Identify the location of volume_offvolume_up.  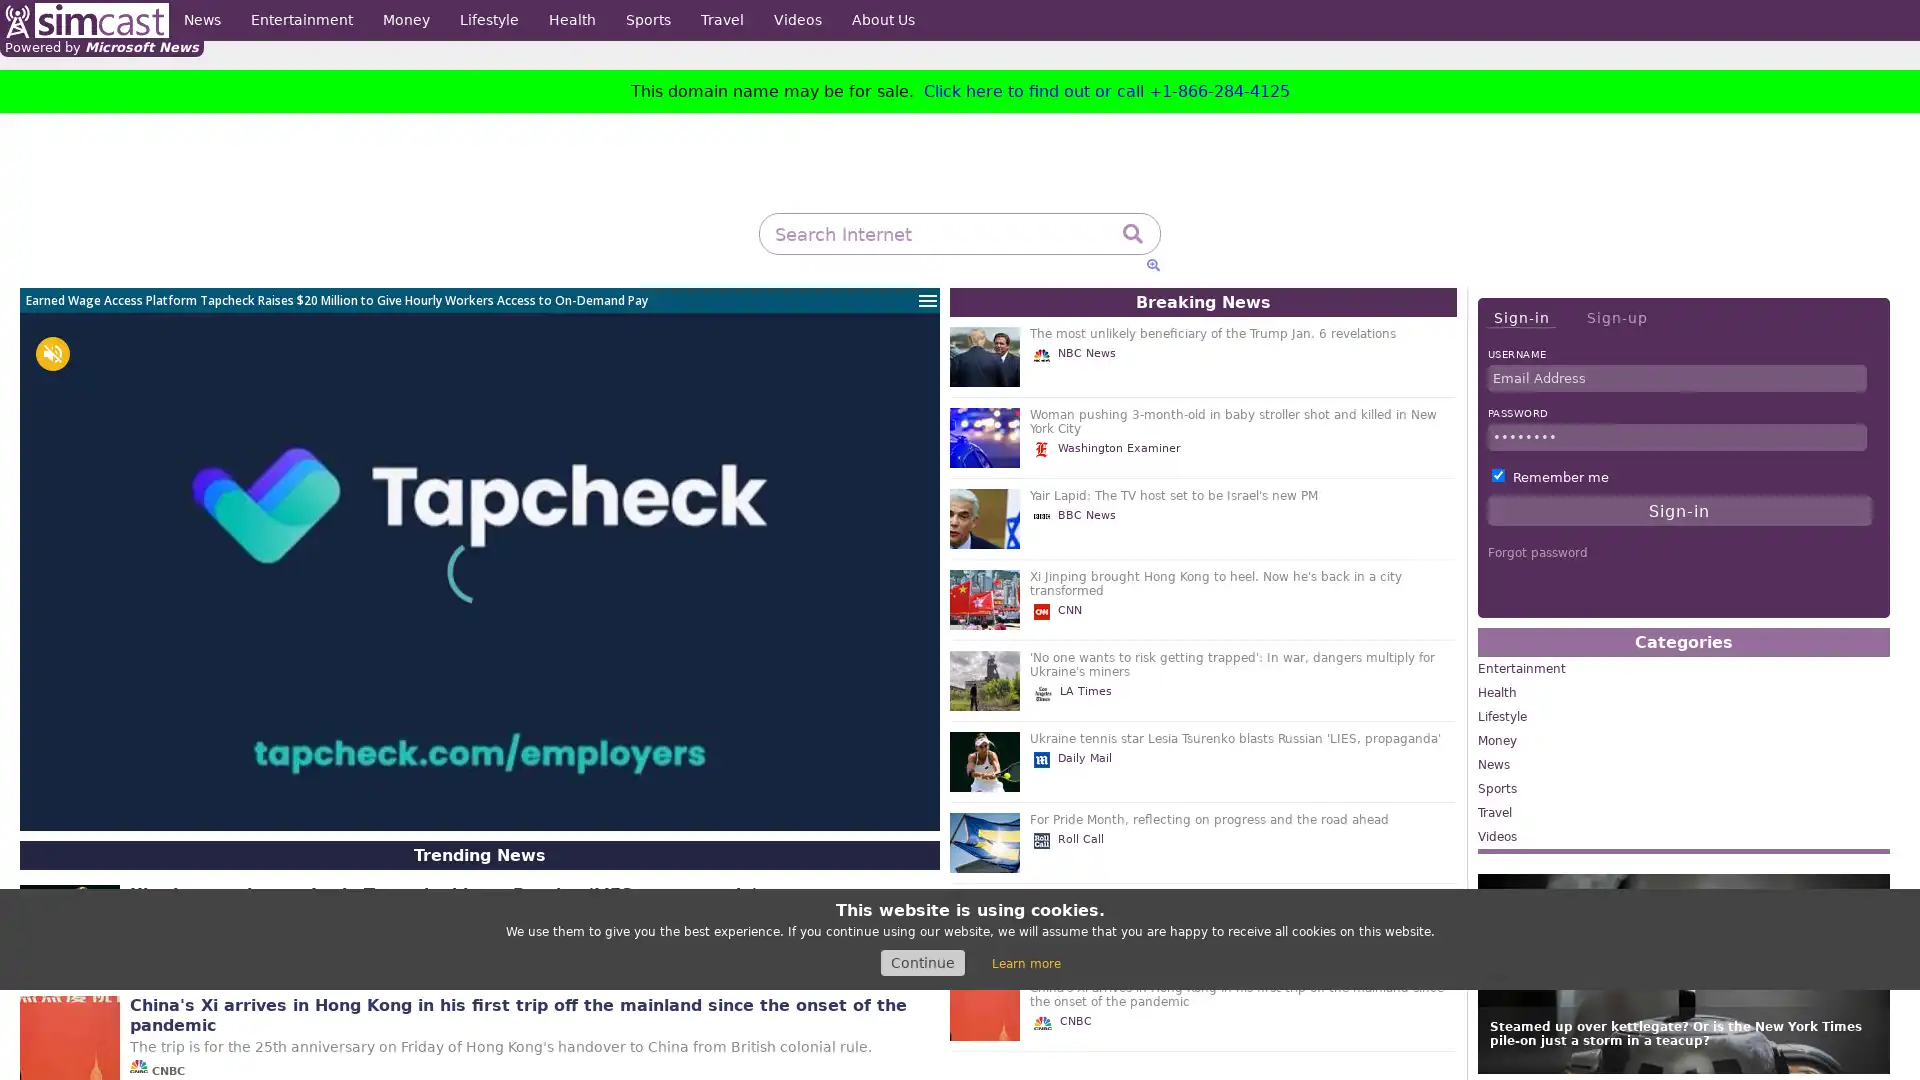
(52, 353).